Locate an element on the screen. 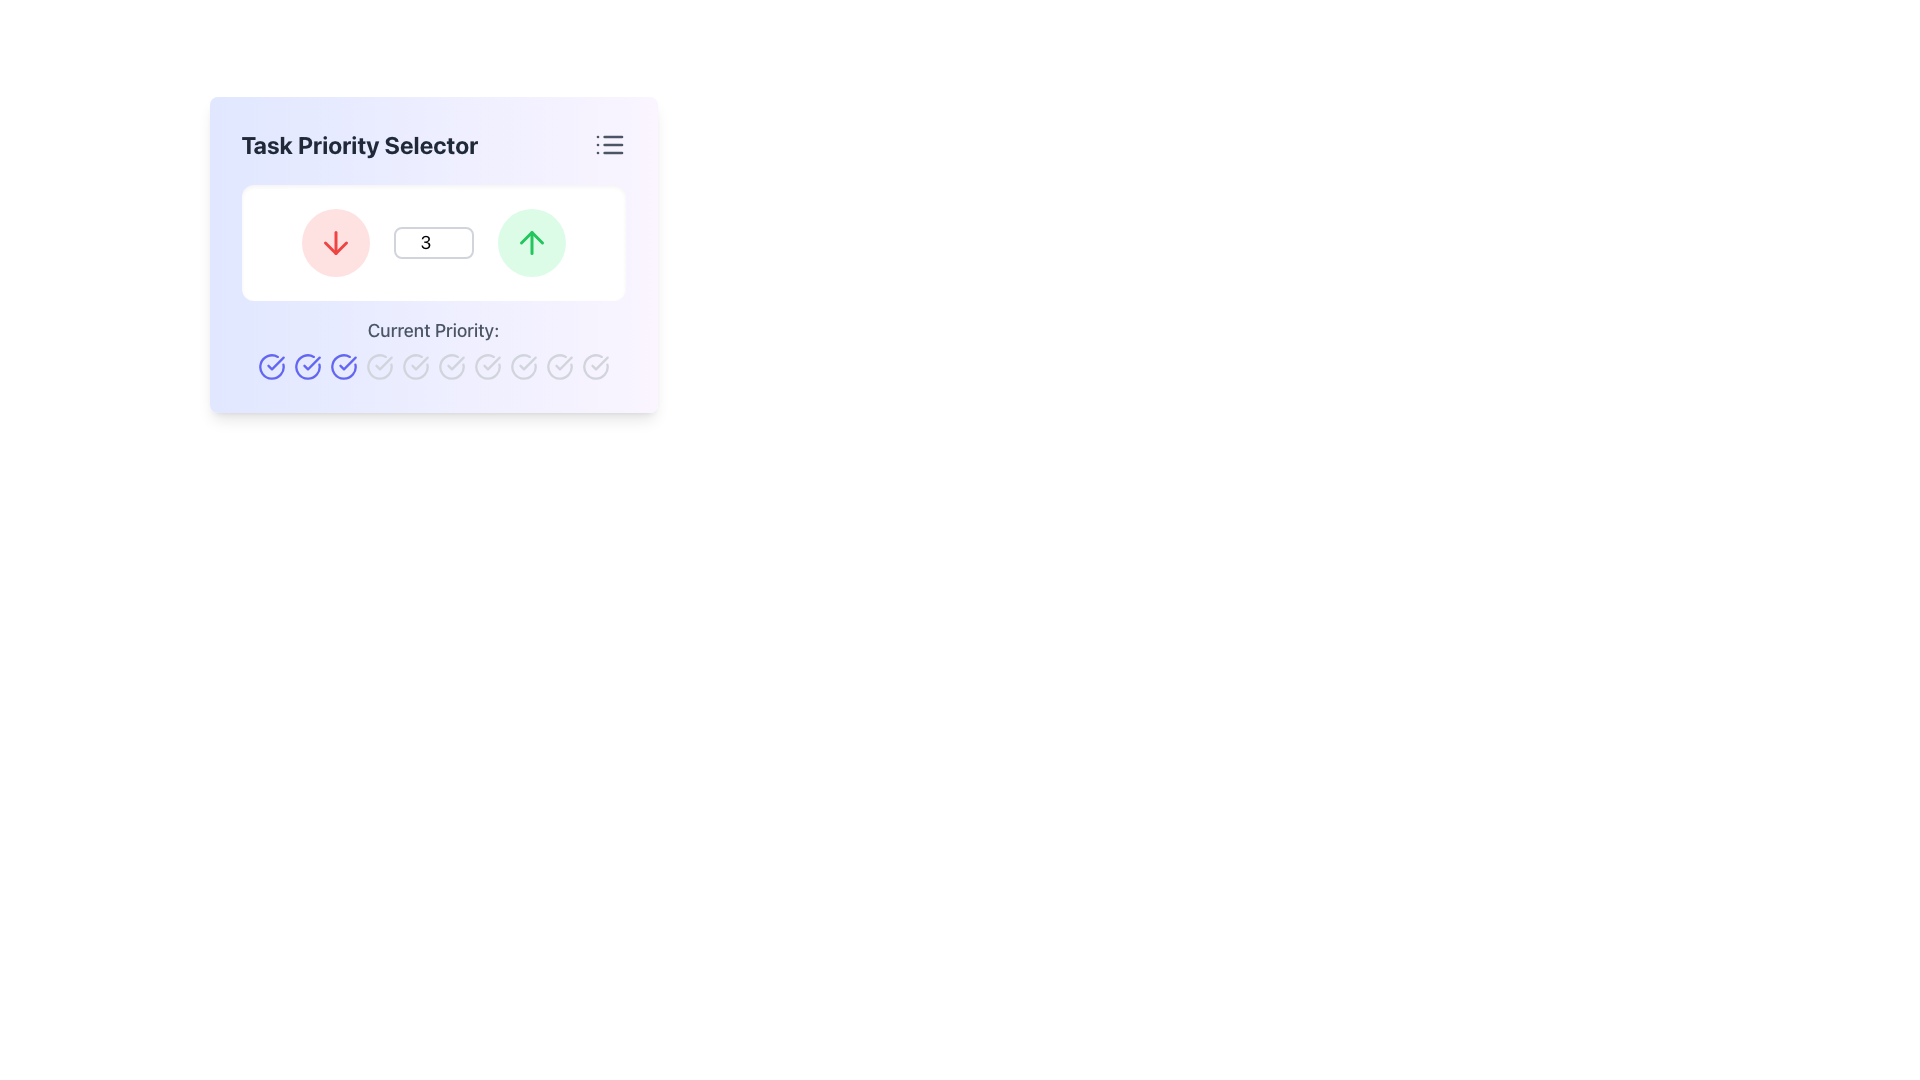 This screenshot has height=1080, width=1920. the 8th circular icon representing a checkbox in the 'Current Priority' section to interact with keyboard navigation is located at coordinates (523, 366).